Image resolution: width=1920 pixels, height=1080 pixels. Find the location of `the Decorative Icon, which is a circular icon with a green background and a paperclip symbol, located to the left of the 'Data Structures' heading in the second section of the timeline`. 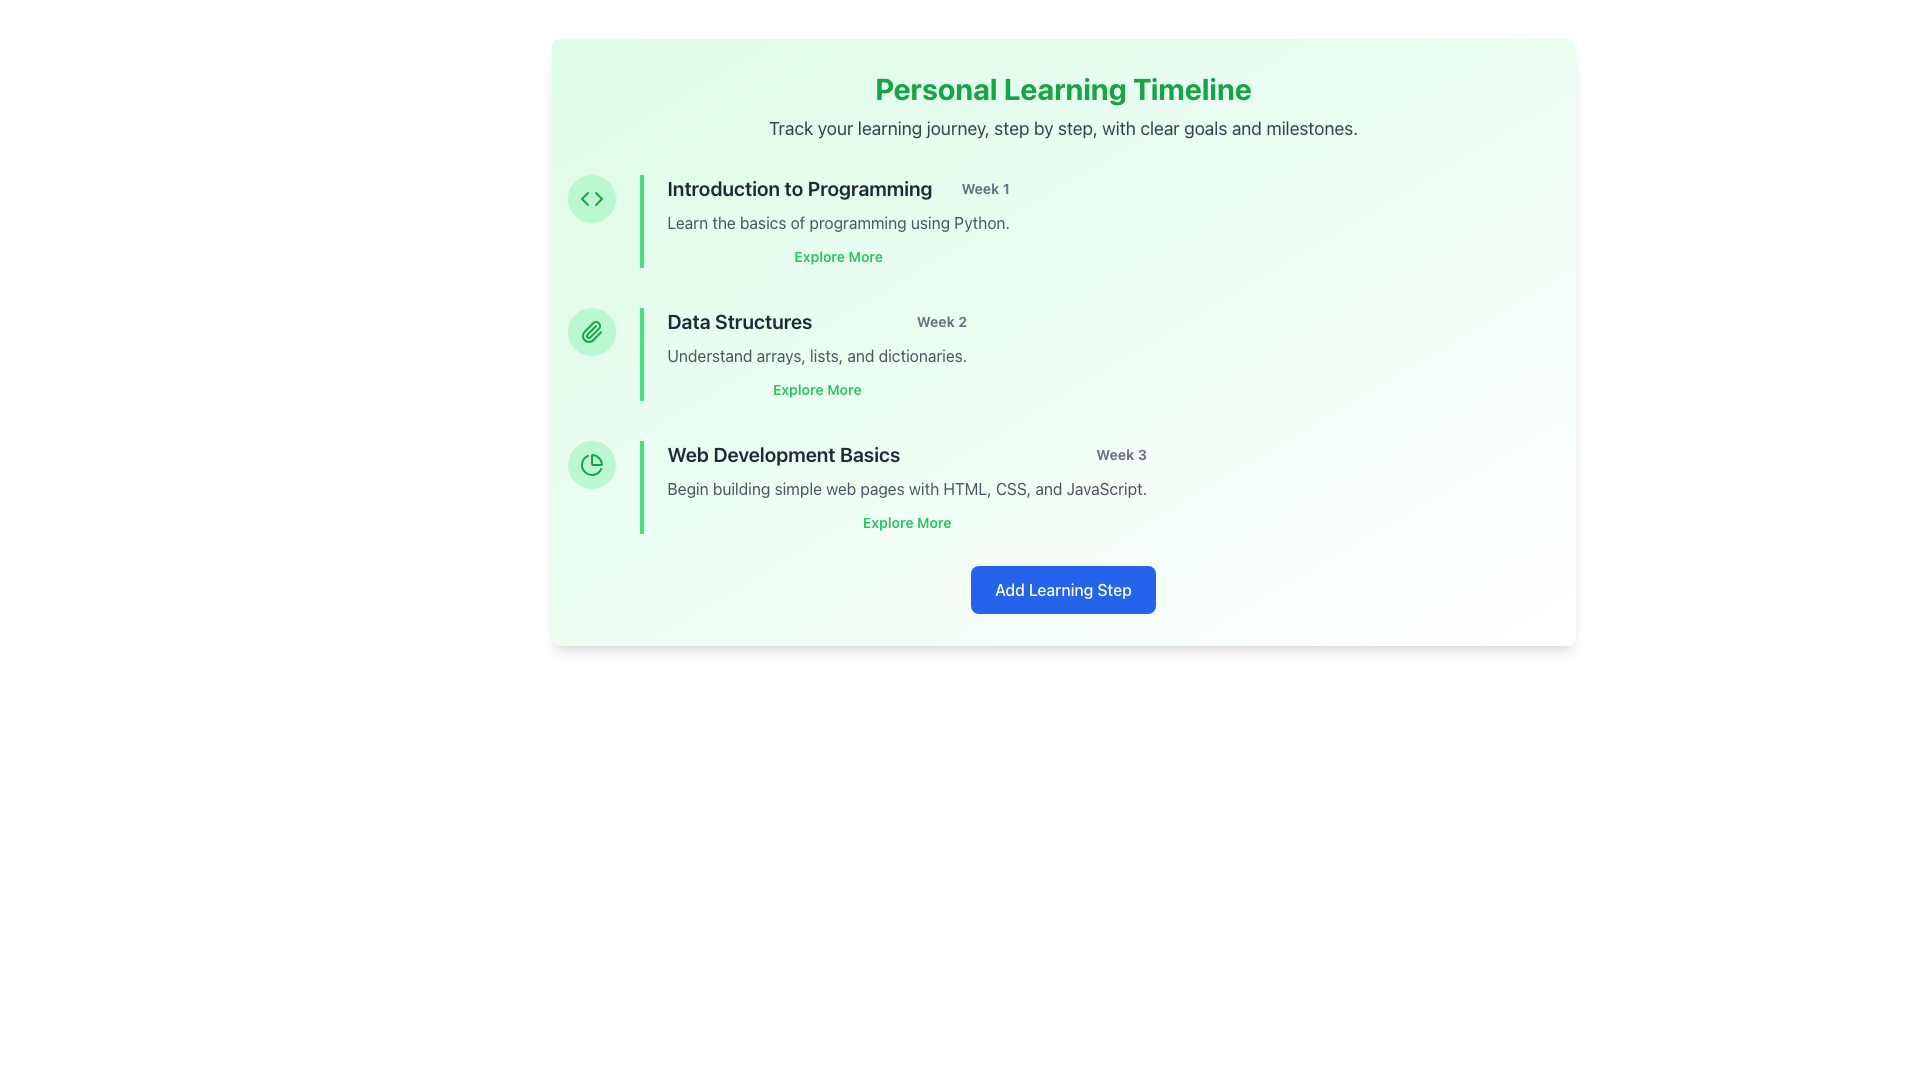

the Decorative Icon, which is a circular icon with a green background and a paperclip symbol, located to the left of the 'Data Structures' heading in the second section of the timeline is located at coordinates (590, 330).